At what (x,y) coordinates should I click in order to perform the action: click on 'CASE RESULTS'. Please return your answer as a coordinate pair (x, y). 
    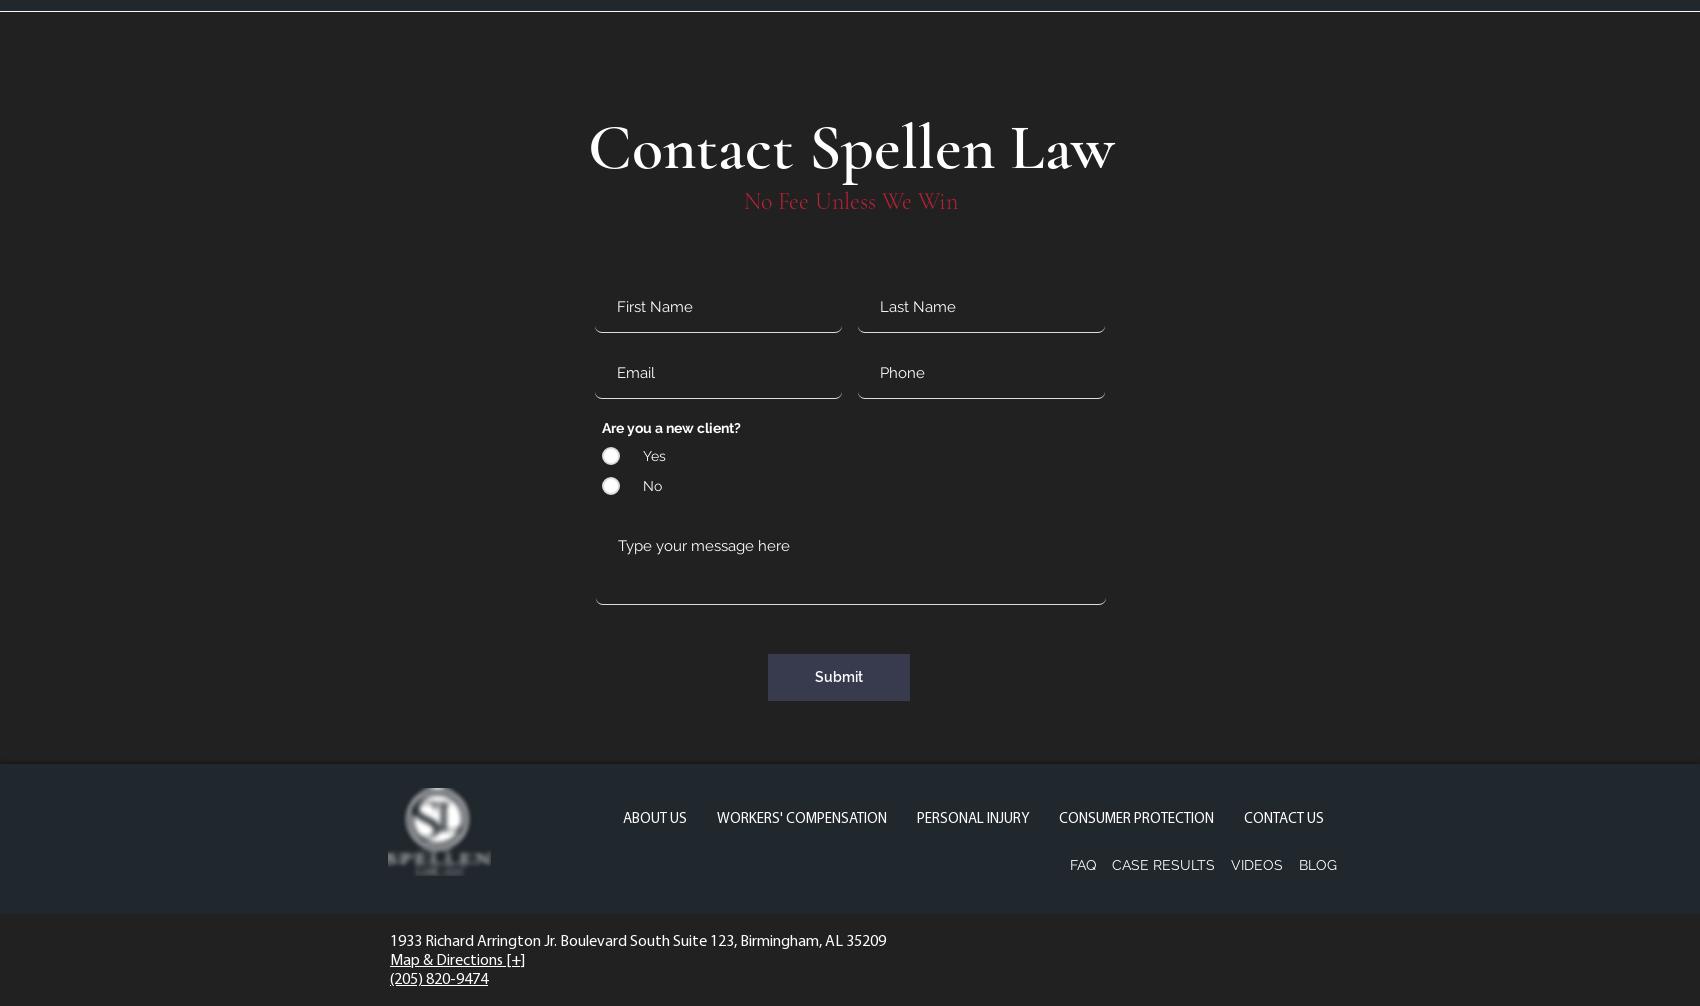
    Looking at the image, I should click on (1163, 863).